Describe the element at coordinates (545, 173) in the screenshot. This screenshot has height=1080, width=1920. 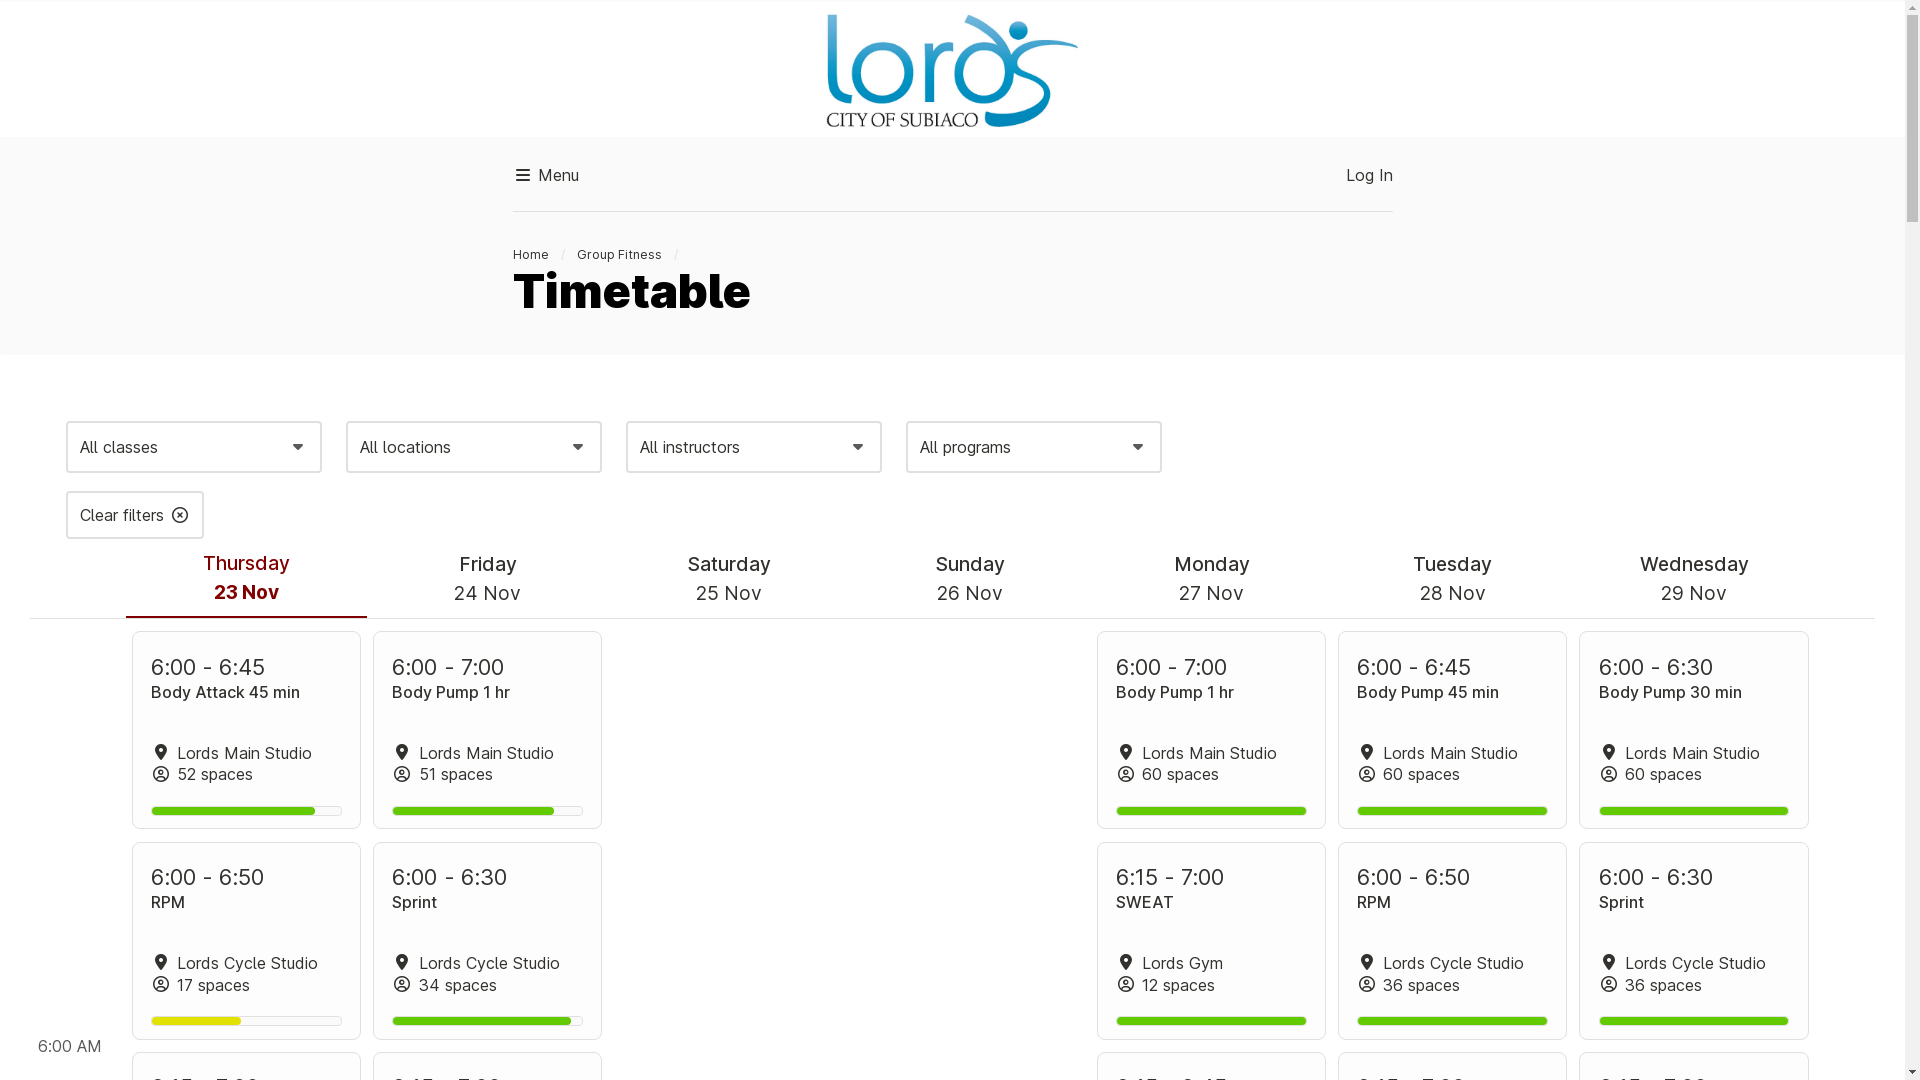
I see `'Menu'` at that location.